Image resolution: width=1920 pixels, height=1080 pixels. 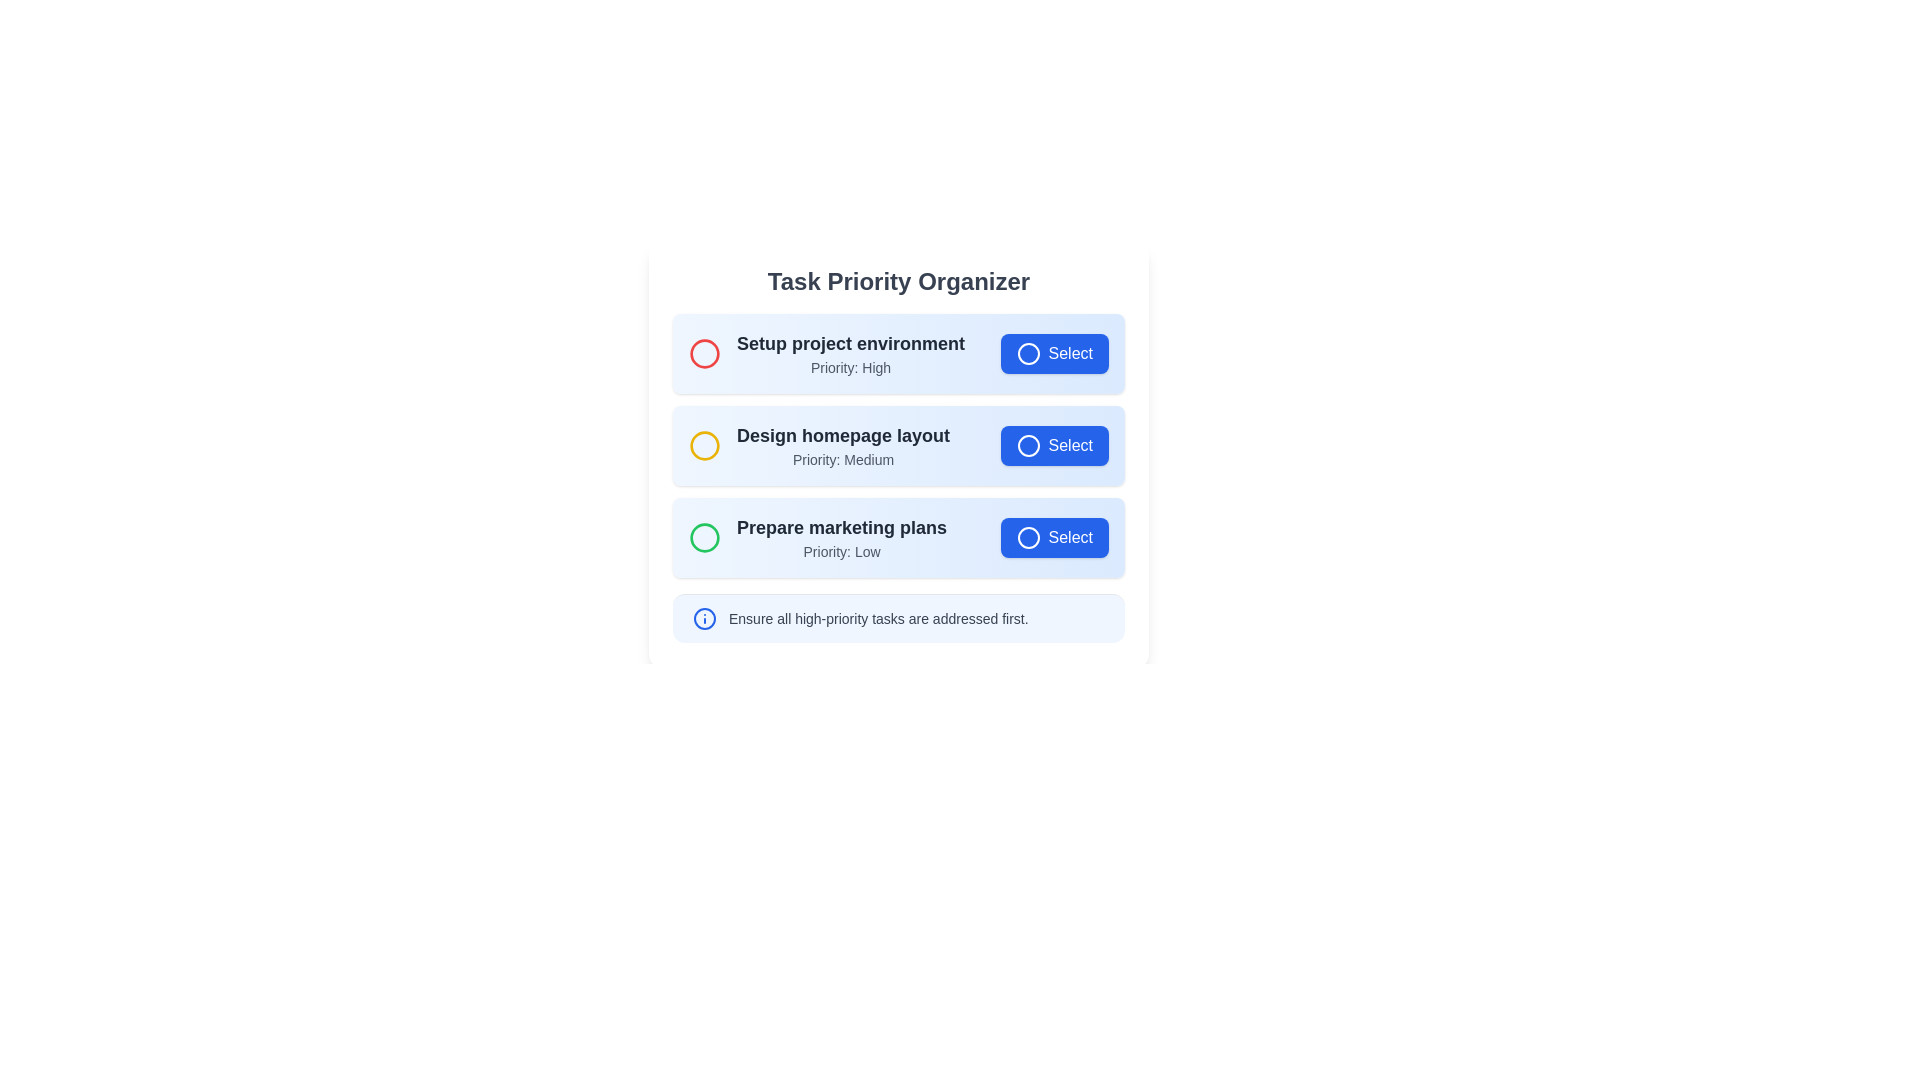 What do you see at coordinates (897, 353) in the screenshot?
I see `the Task card, which includes a title, description, and an action button` at bounding box center [897, 353].